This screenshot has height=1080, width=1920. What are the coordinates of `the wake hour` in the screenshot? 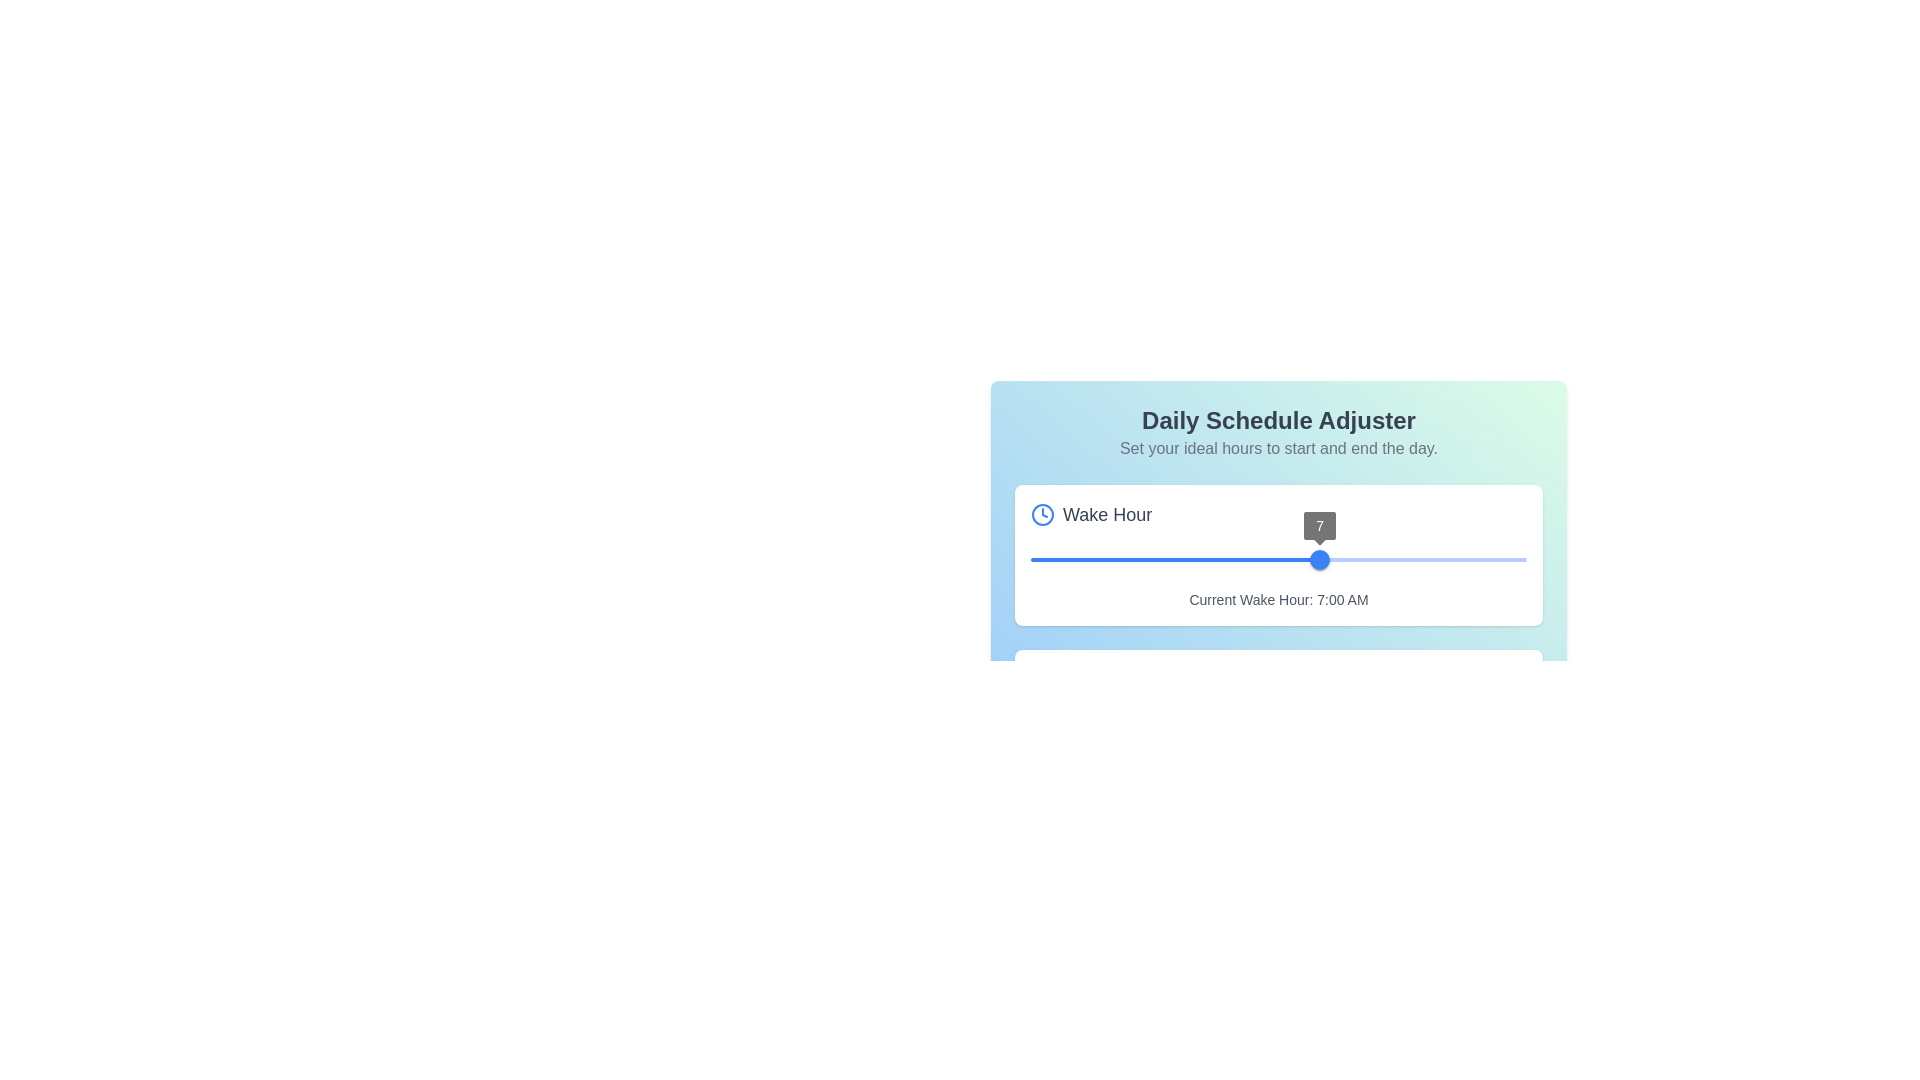 It's located at (1444, 559).